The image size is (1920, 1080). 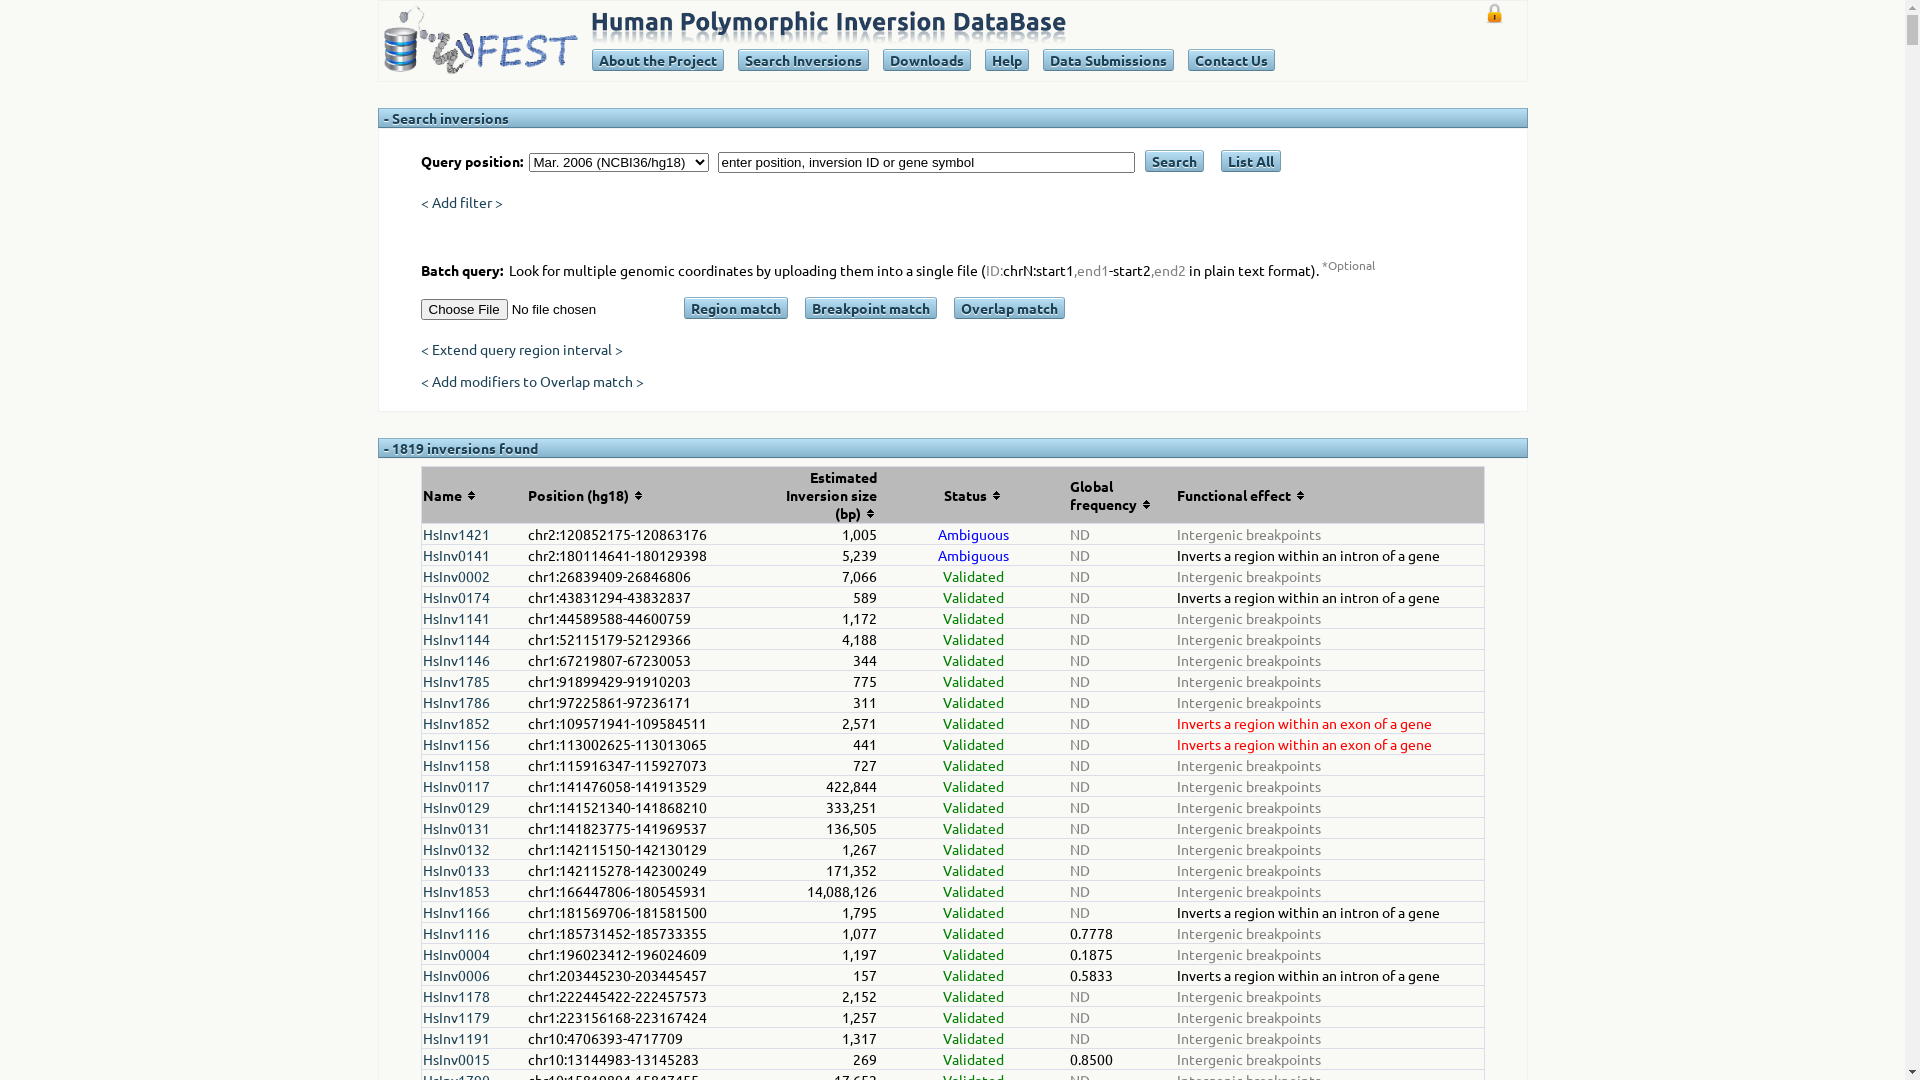 What do you see at coordinates (1009, 308) in the screenshot?
I see `'Overlap match'` at bounding box center [1009, 308].